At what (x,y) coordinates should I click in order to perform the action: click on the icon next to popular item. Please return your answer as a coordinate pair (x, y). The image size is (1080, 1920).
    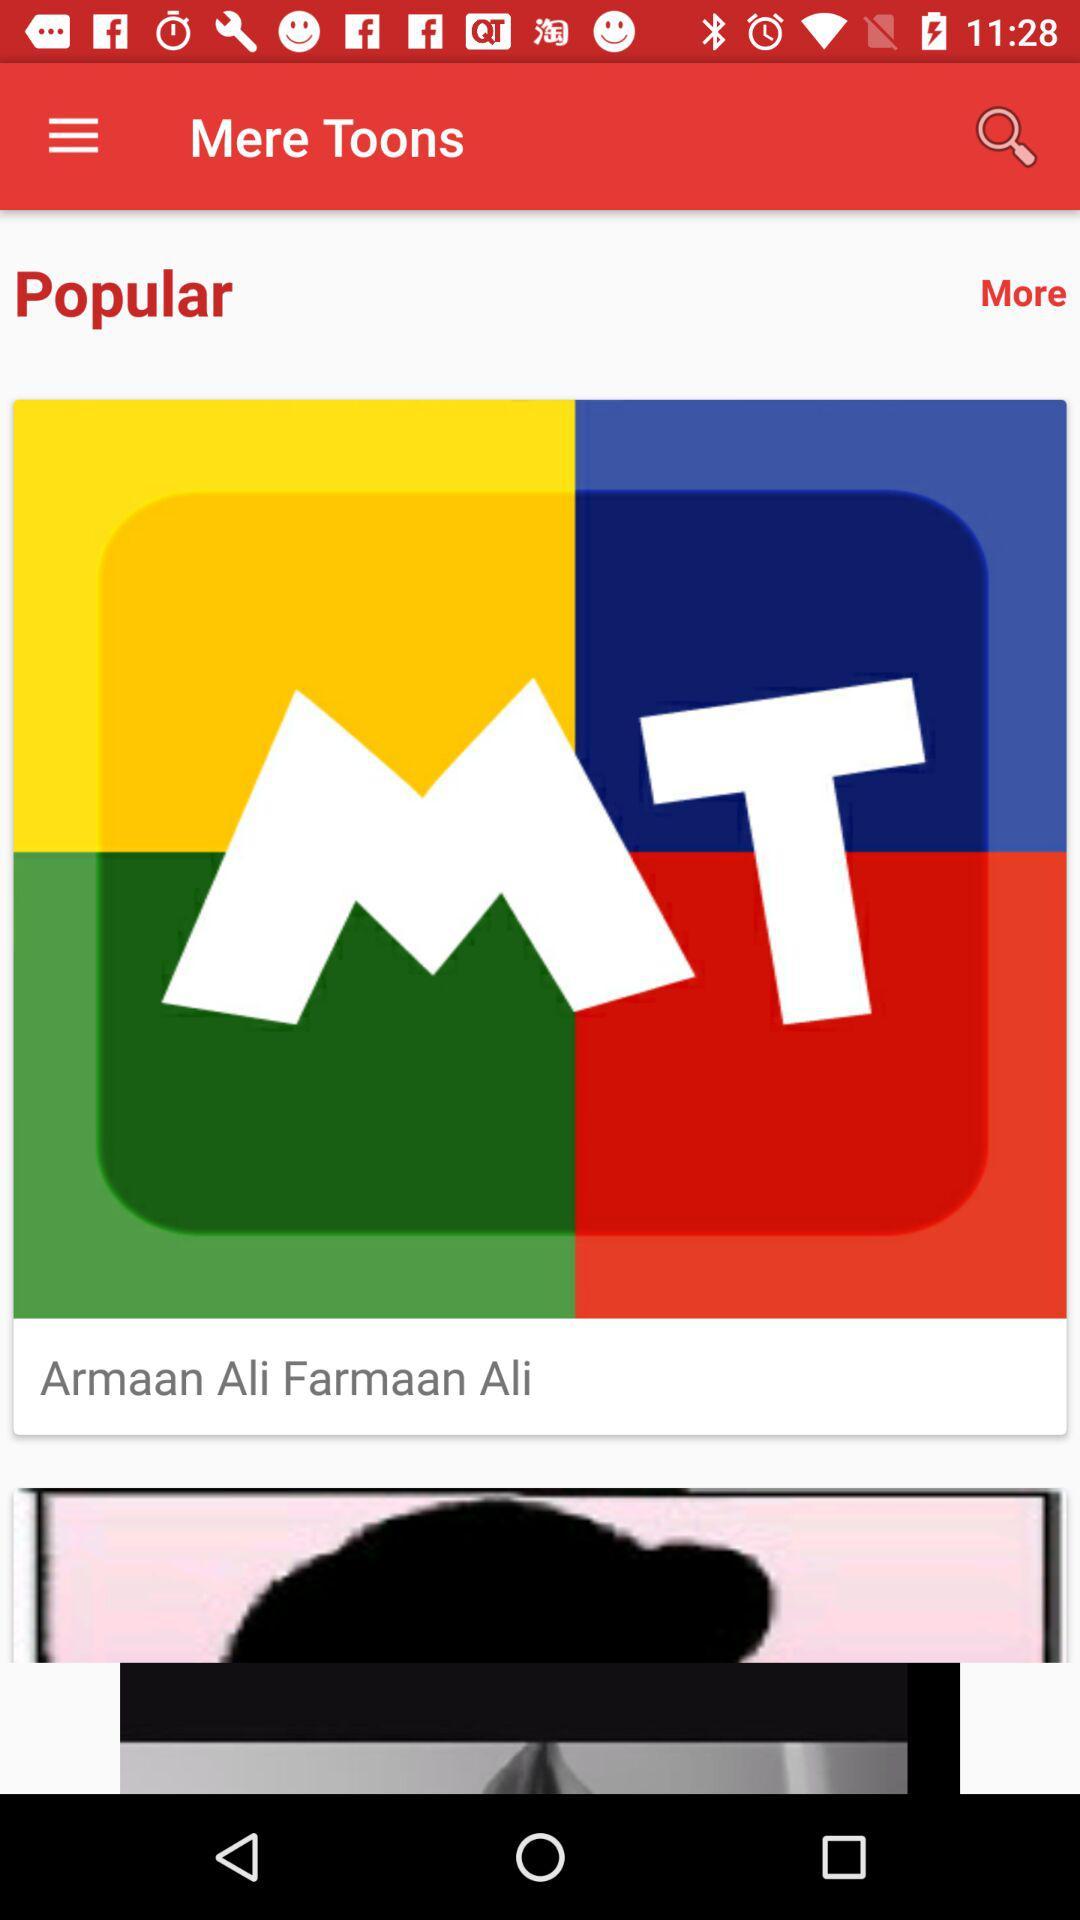
    Looking at the image, I should click on (1023, 290).